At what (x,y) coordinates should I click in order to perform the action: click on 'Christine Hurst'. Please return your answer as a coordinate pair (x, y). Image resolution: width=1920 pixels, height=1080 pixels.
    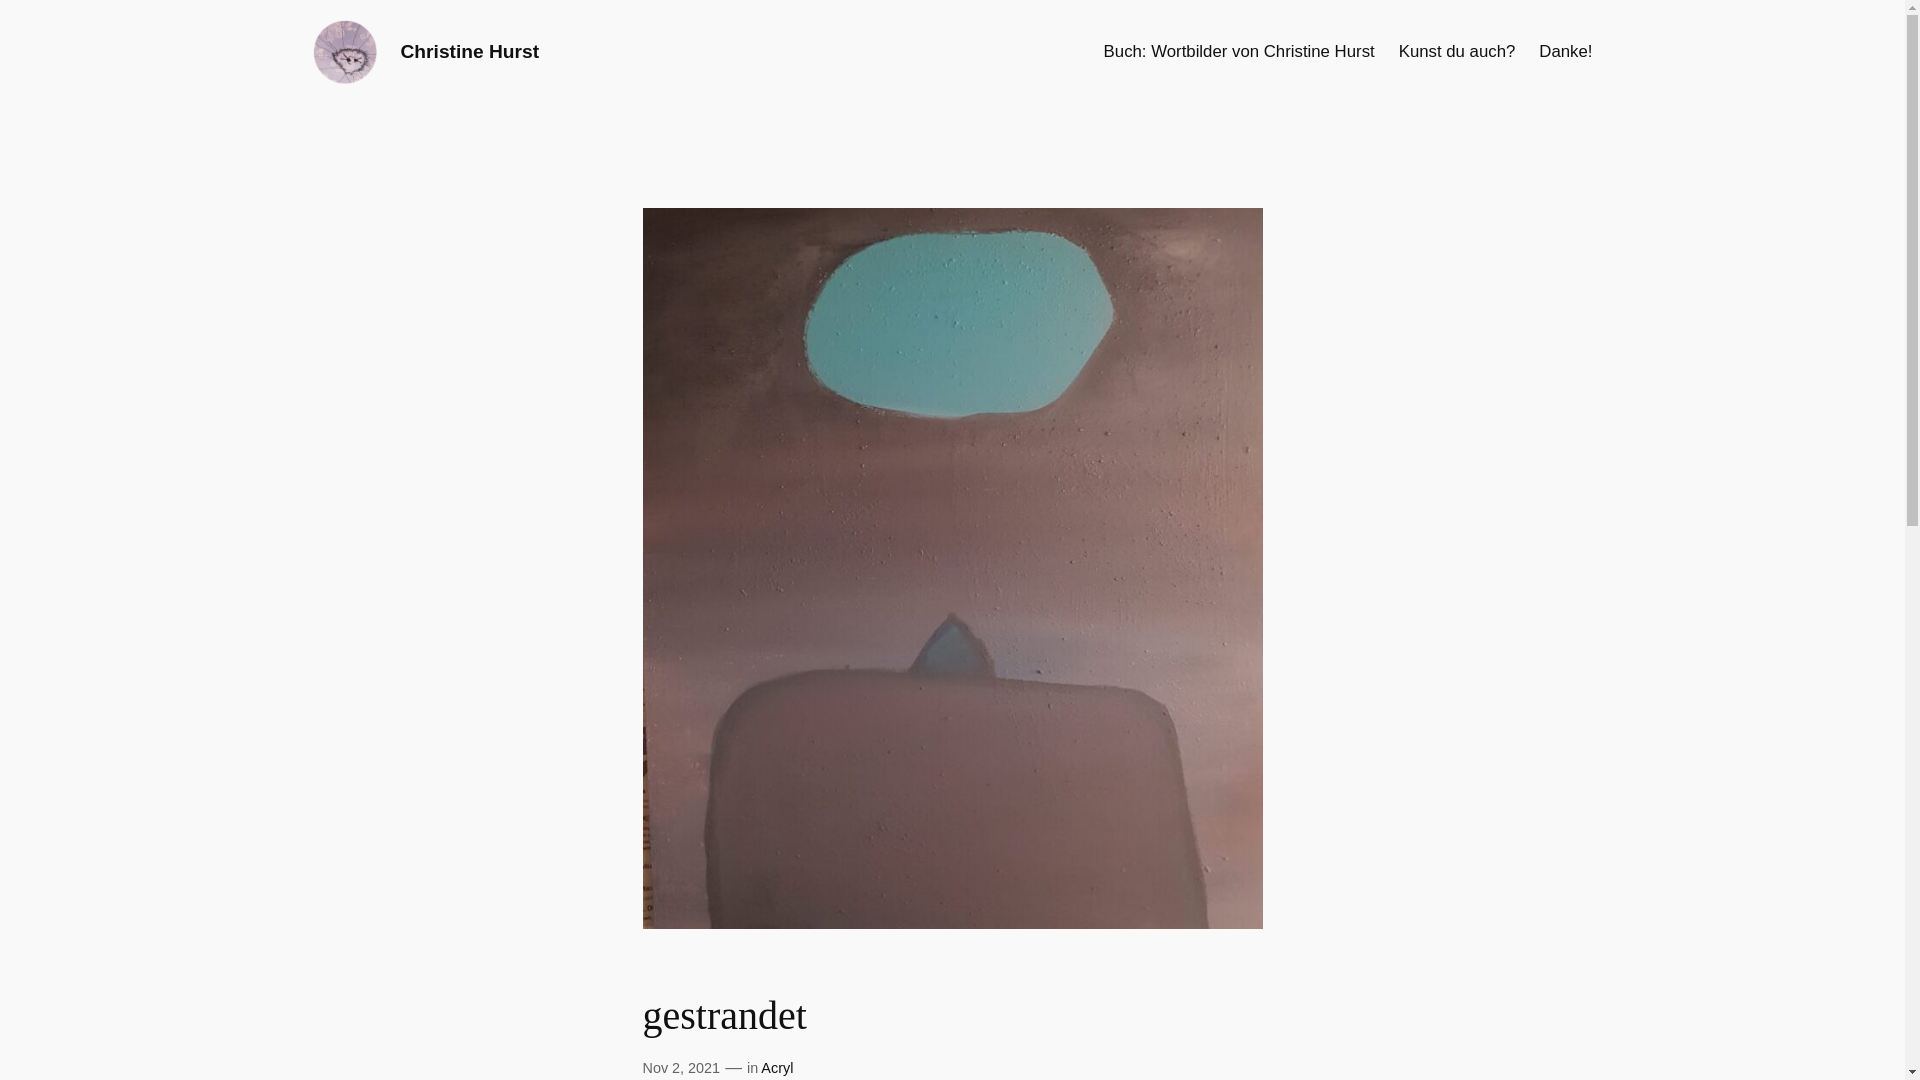
    Looking at the image, I should click on (468, 50).